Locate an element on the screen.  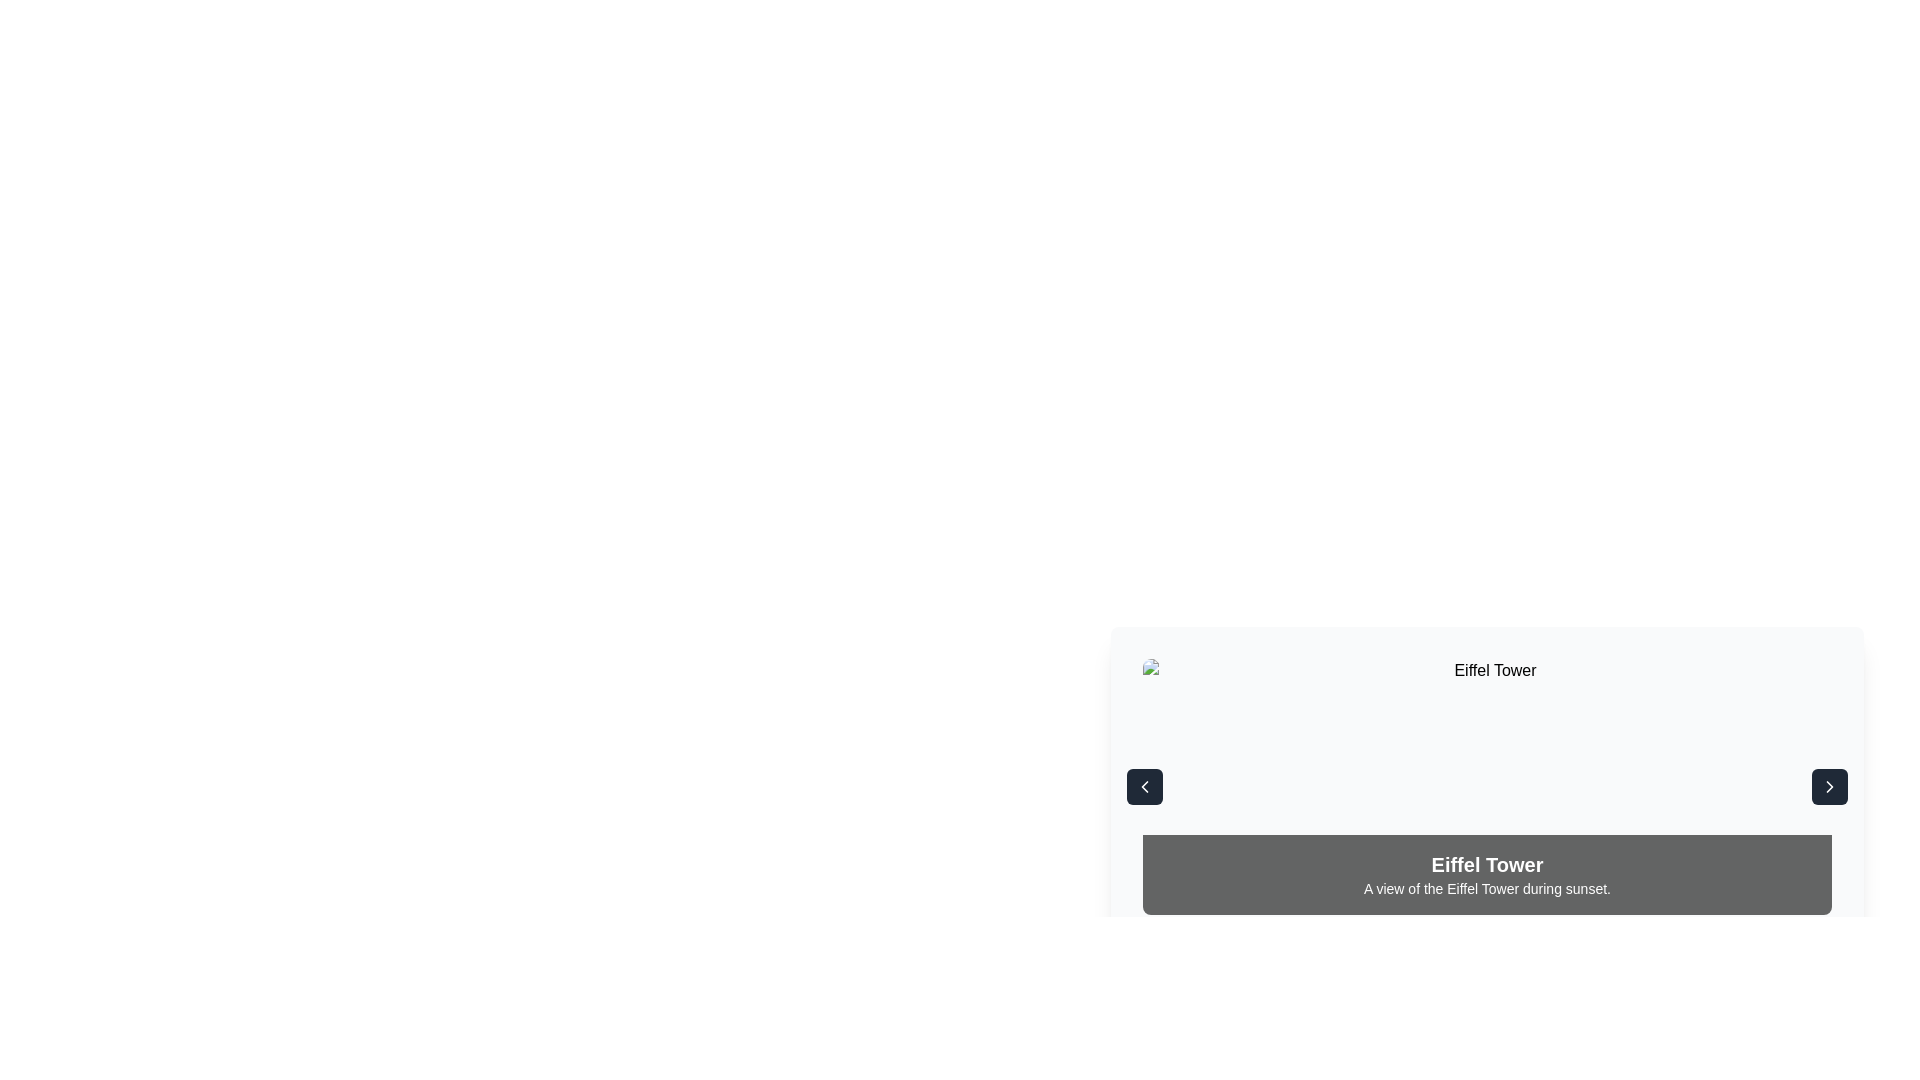
the small, square button with a dark gray background and a white arrow pointing to the right is located at coordinates (1829, 785).